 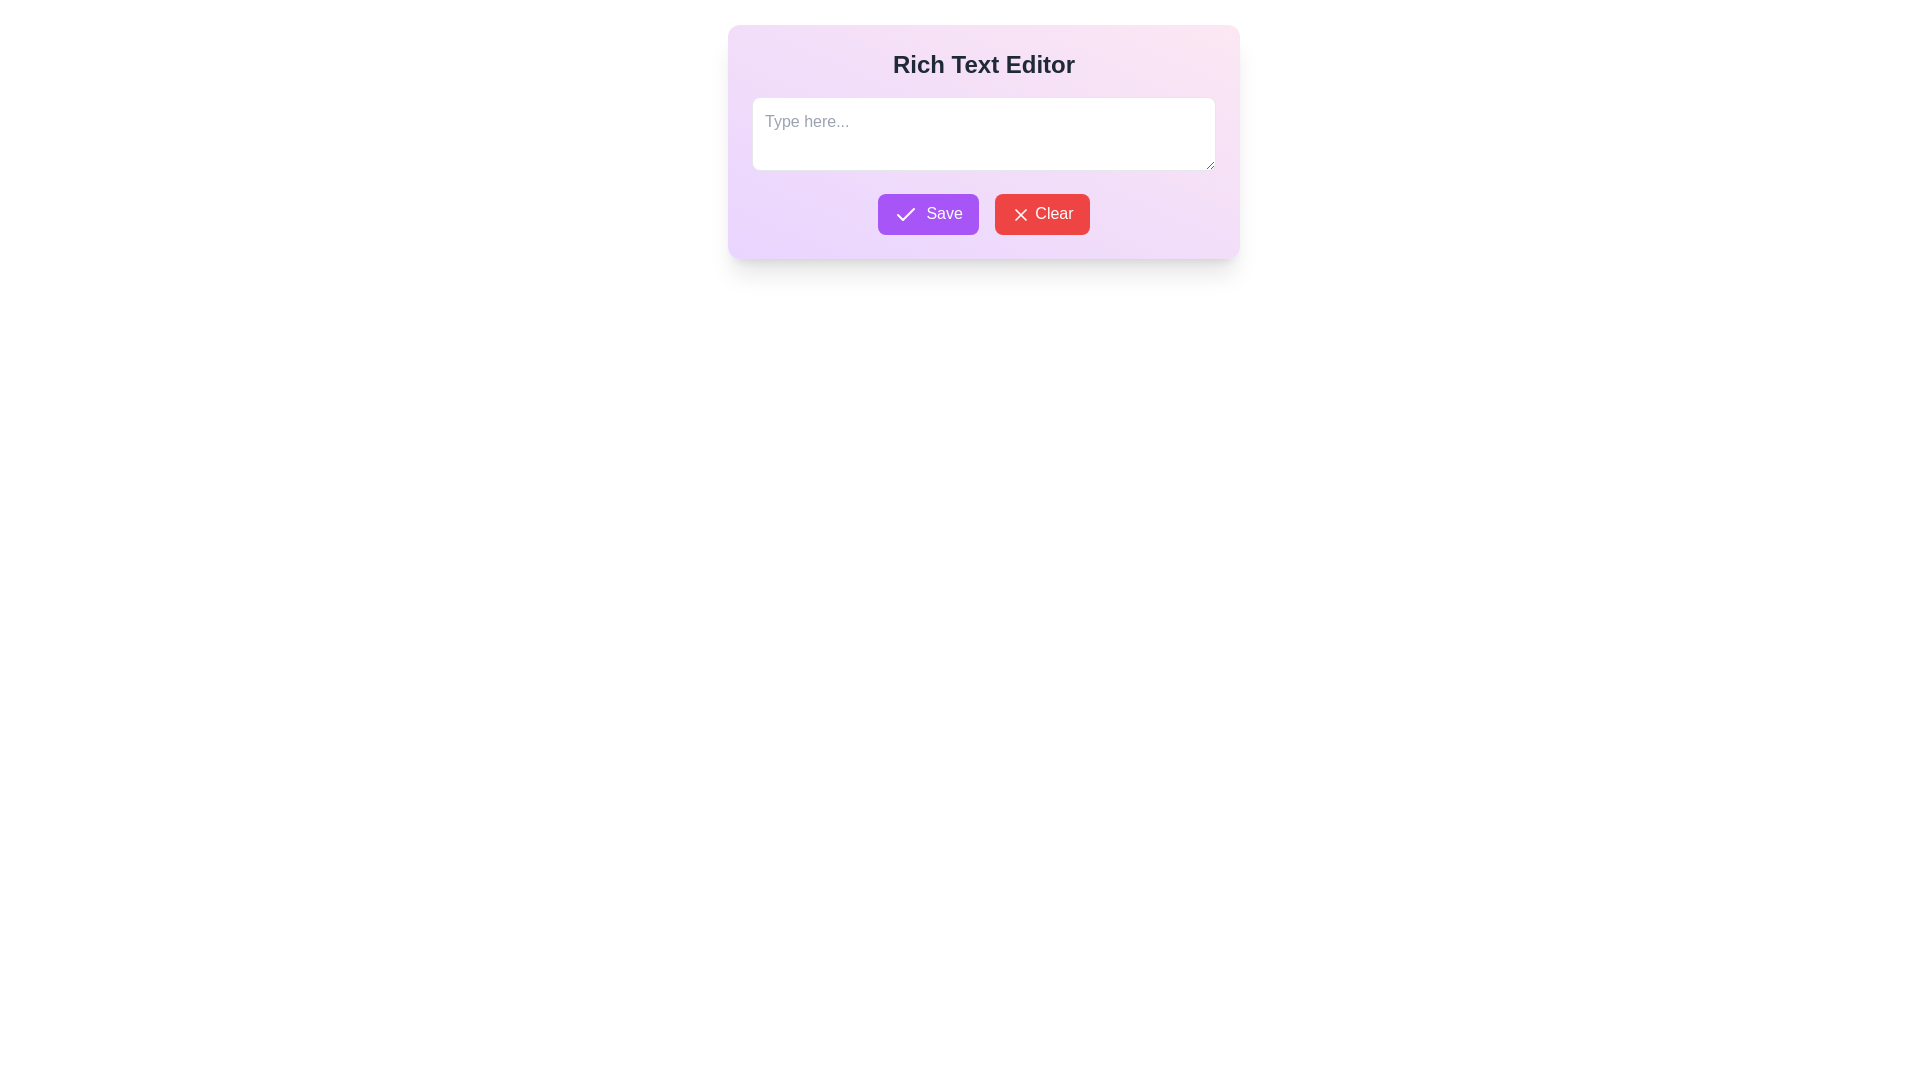 I want to click on the confirmation icon located to the left of the 'Save' button, which indicates a positive action, so click(x=905, y=214).